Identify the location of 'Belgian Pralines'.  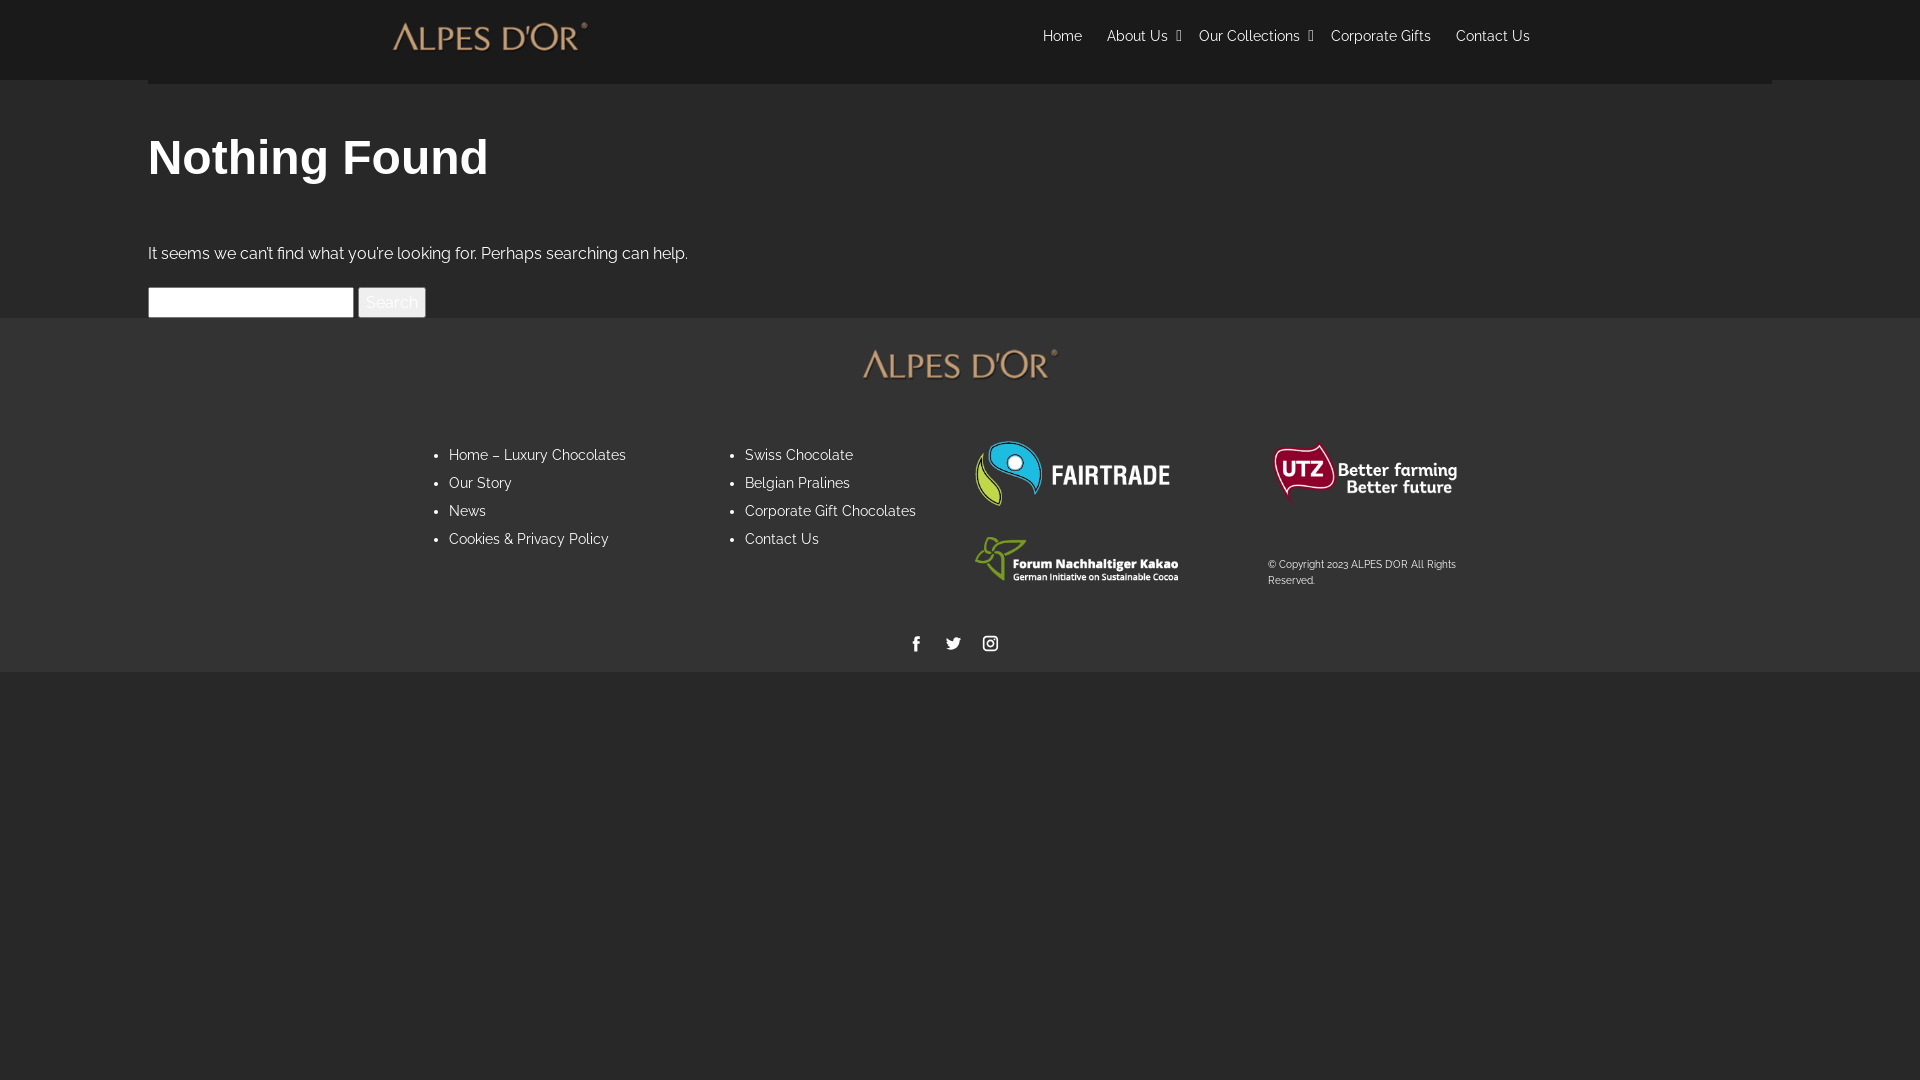
(795, 482).